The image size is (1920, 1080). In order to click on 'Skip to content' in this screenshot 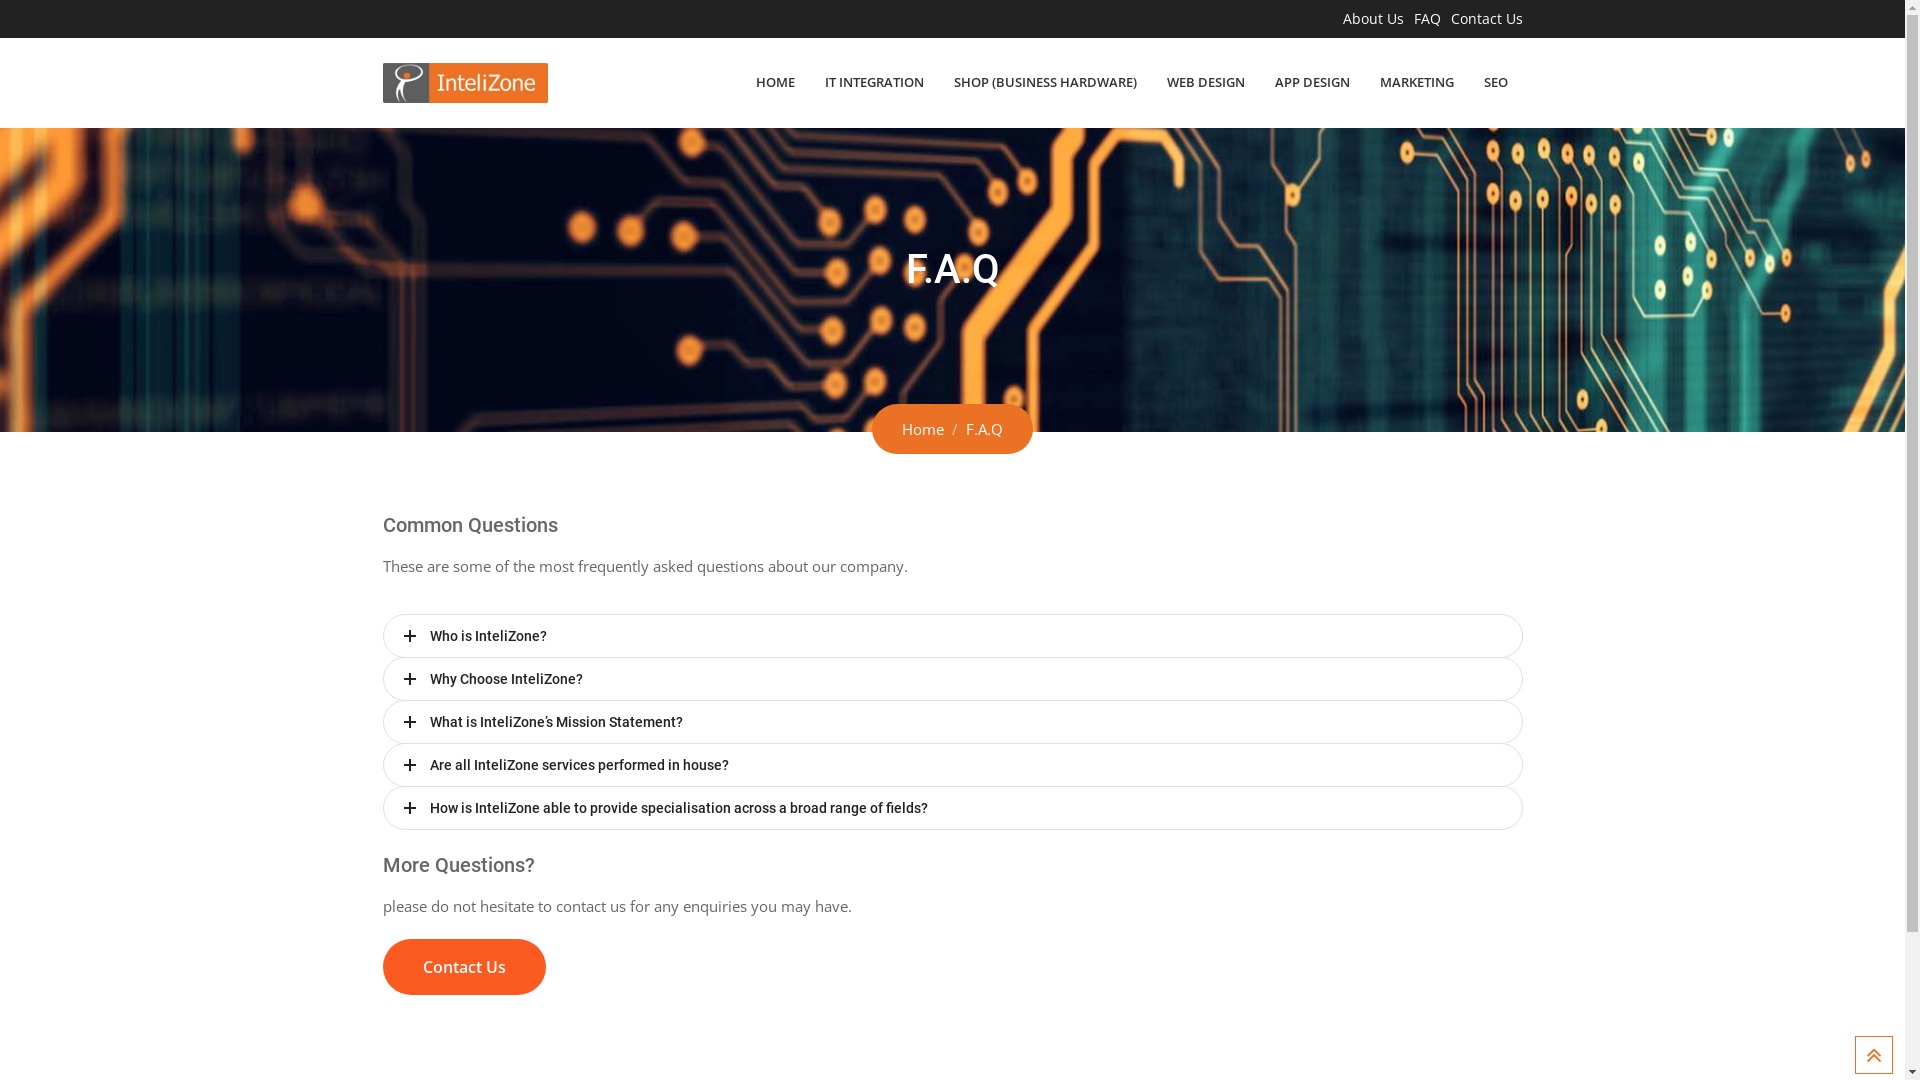, I will do `click(0, 0)`.